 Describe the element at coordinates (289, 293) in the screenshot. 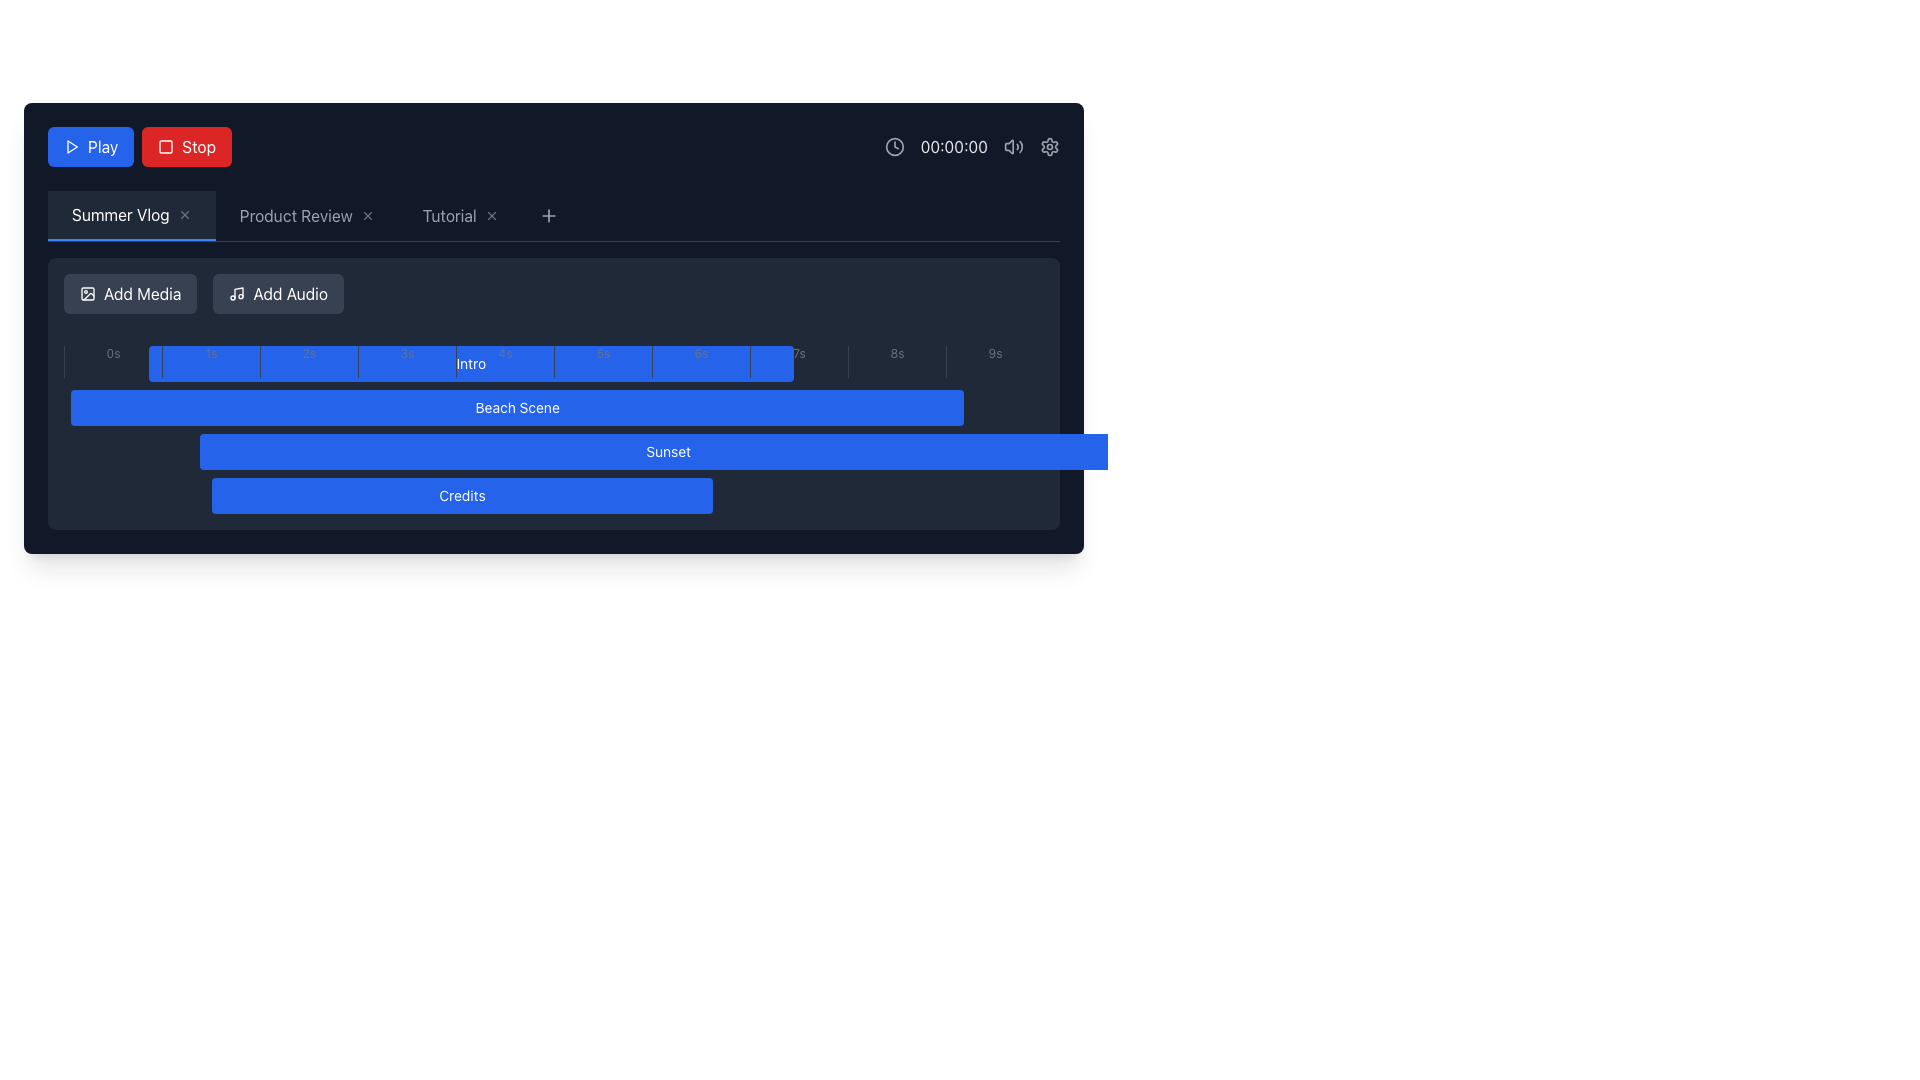

I see `the 'Add Audio' button, which is the second button in the horizontal toolbar displaying white text on a dark gray background` at that location.